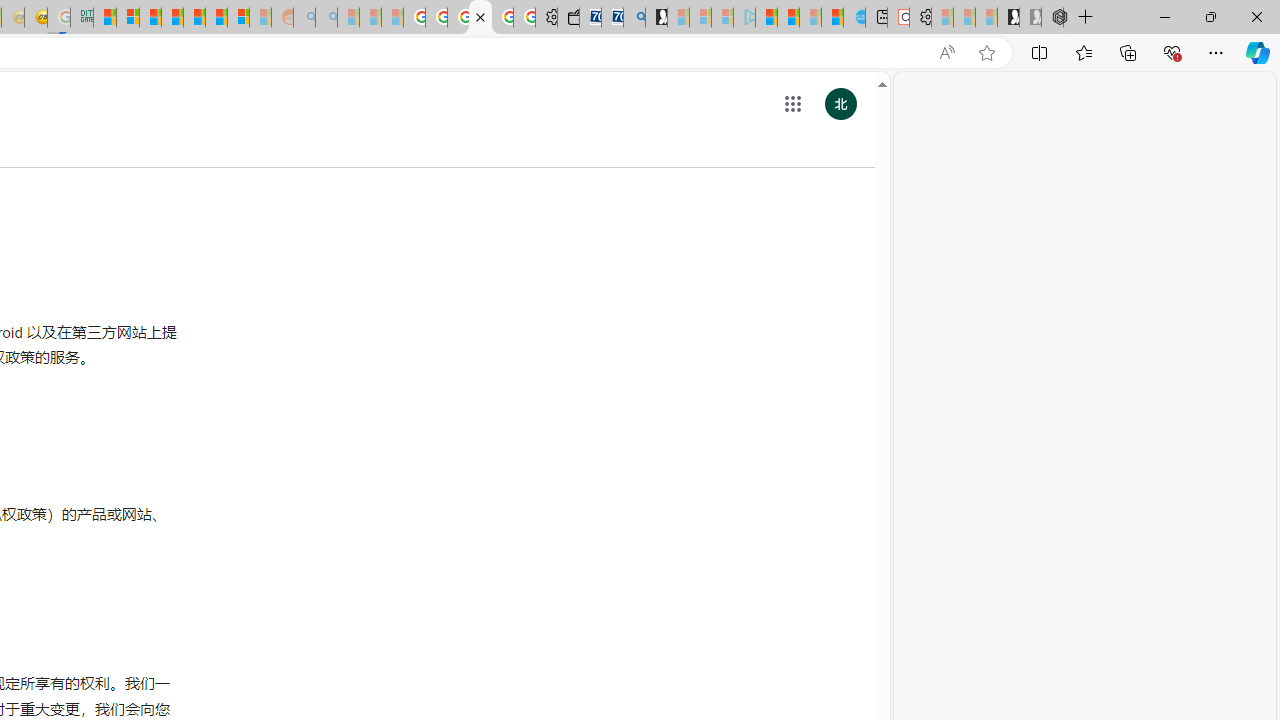  What do you see at coordinates (216, 17) in the screenshot?
I see `'Kinda Frugal - MSN'` at bounding box center [216, 17].